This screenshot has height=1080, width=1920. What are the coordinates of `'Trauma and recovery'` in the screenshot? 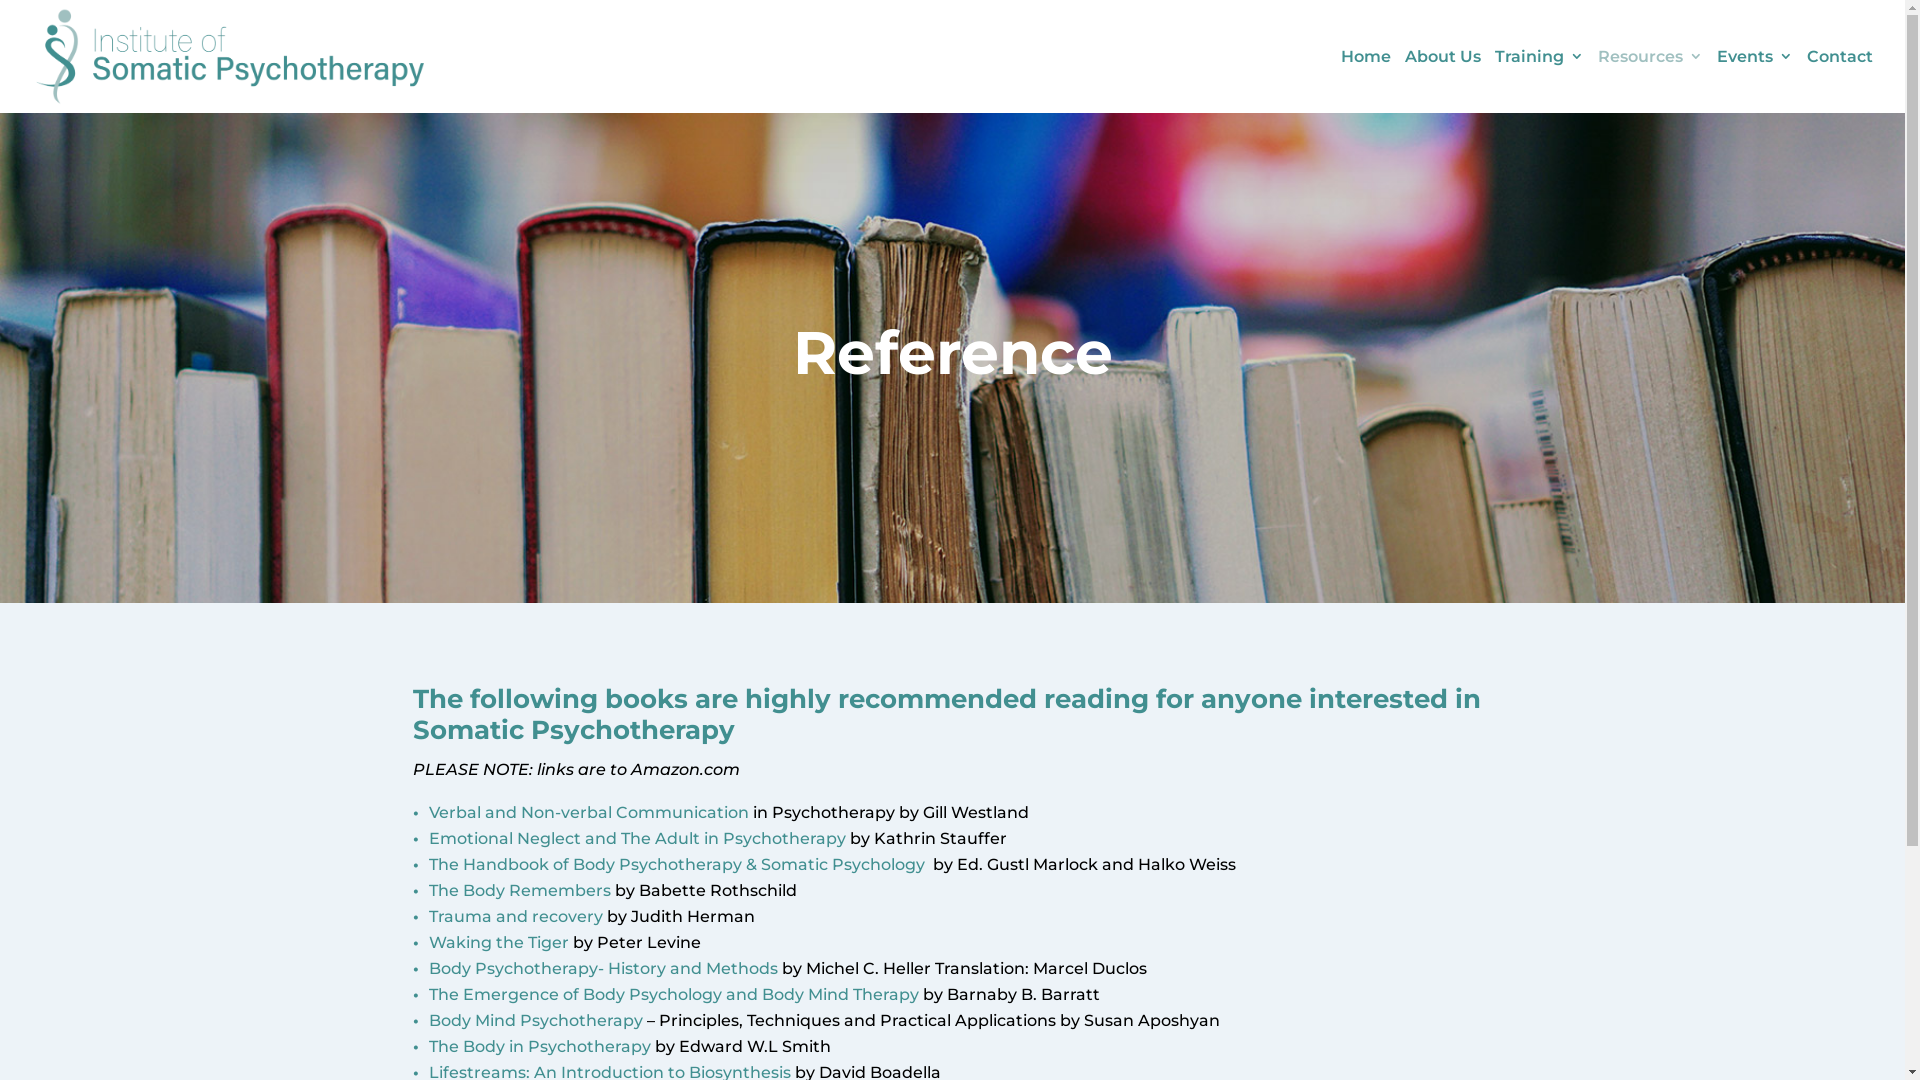 It's located at (514, 916).